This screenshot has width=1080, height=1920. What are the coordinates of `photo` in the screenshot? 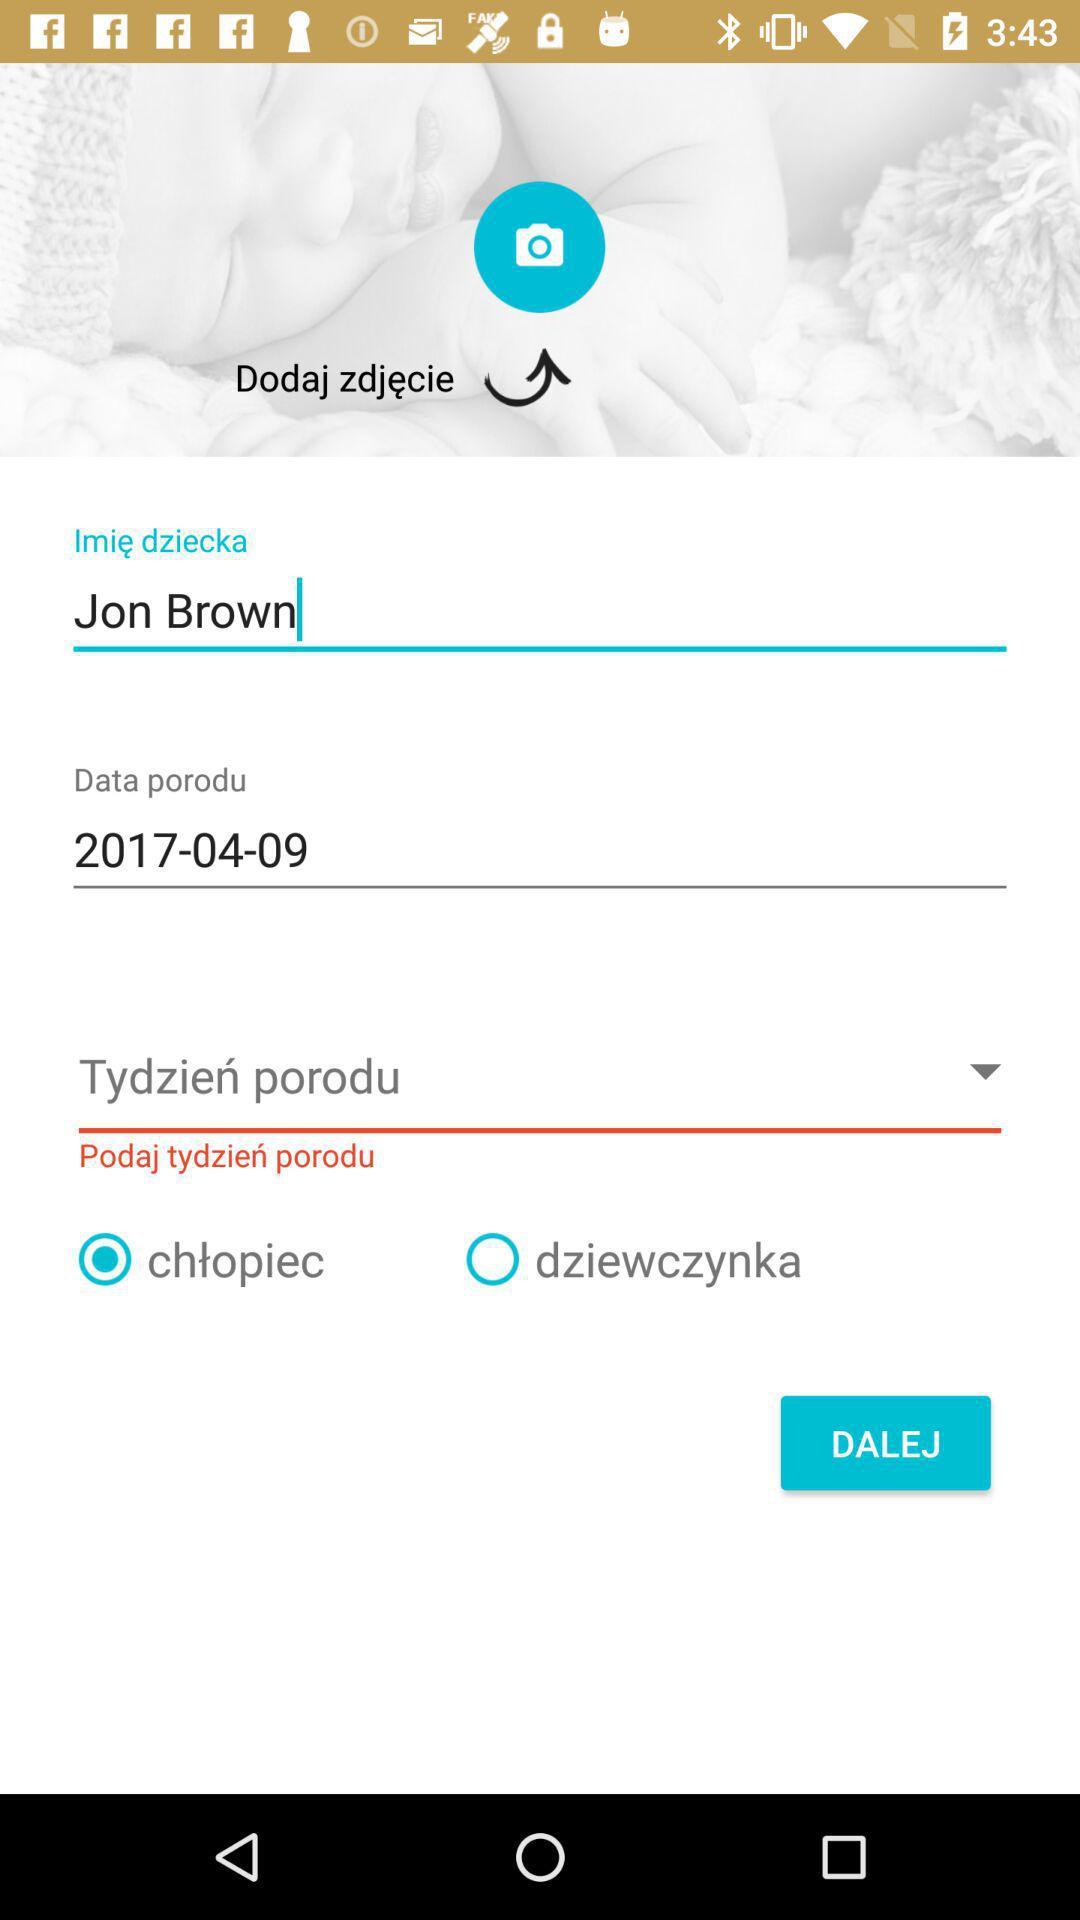 It's located at (538, 246).